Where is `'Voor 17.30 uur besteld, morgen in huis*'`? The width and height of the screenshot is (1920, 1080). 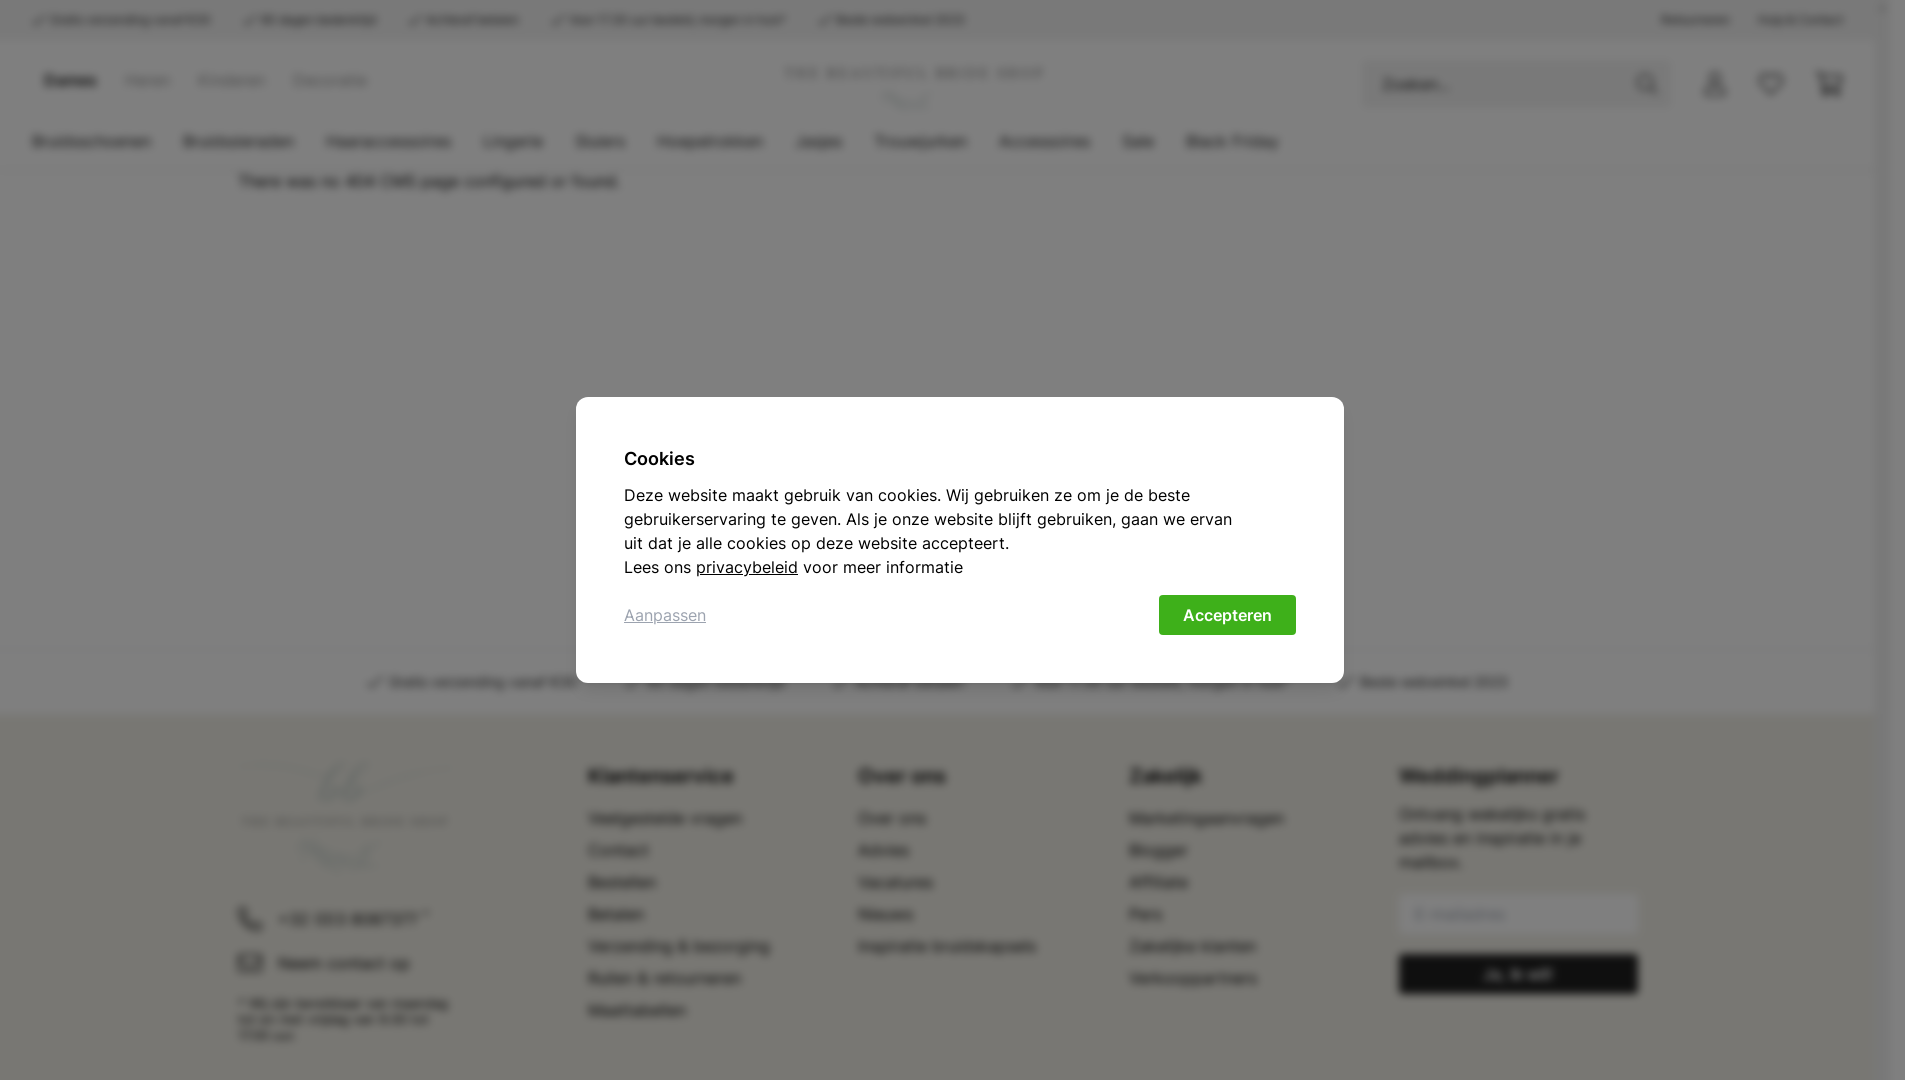 'Voor 17.30 uur besteld, morgen in huis*' is located at coordinates (1151, 681).